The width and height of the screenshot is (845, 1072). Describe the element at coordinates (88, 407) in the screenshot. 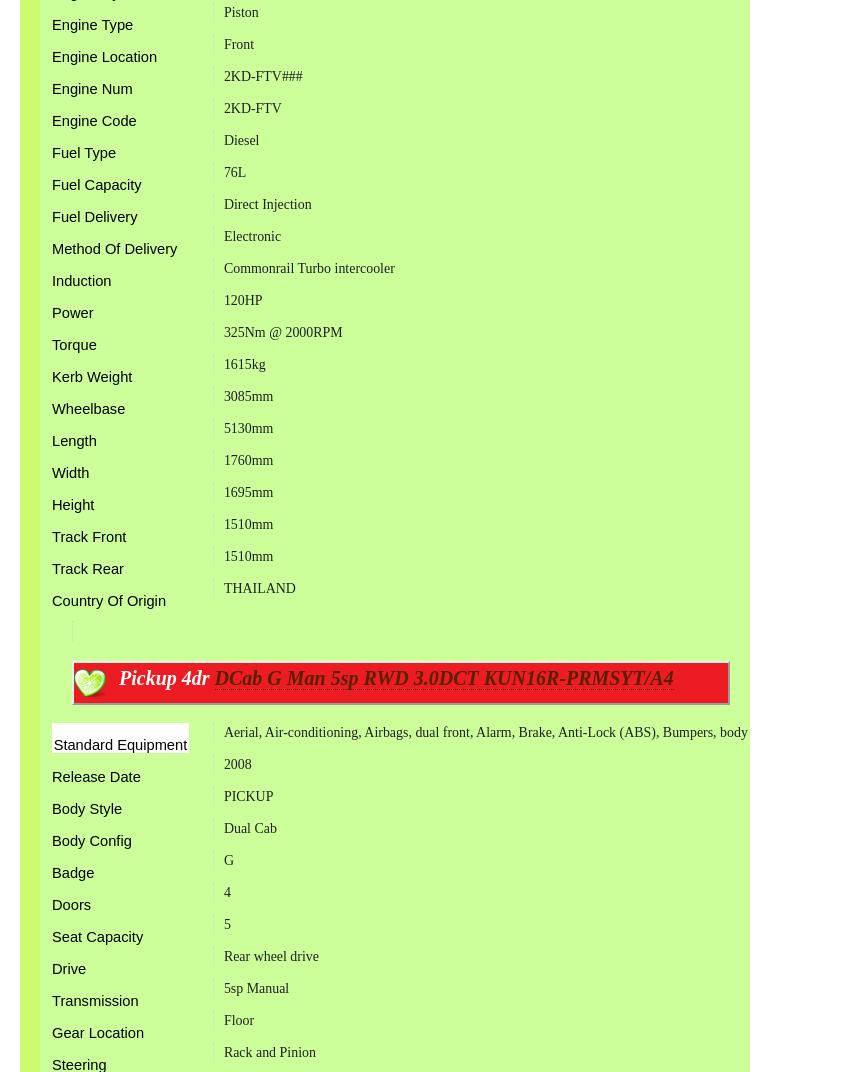

I see `'Wheelbase'` at that location.